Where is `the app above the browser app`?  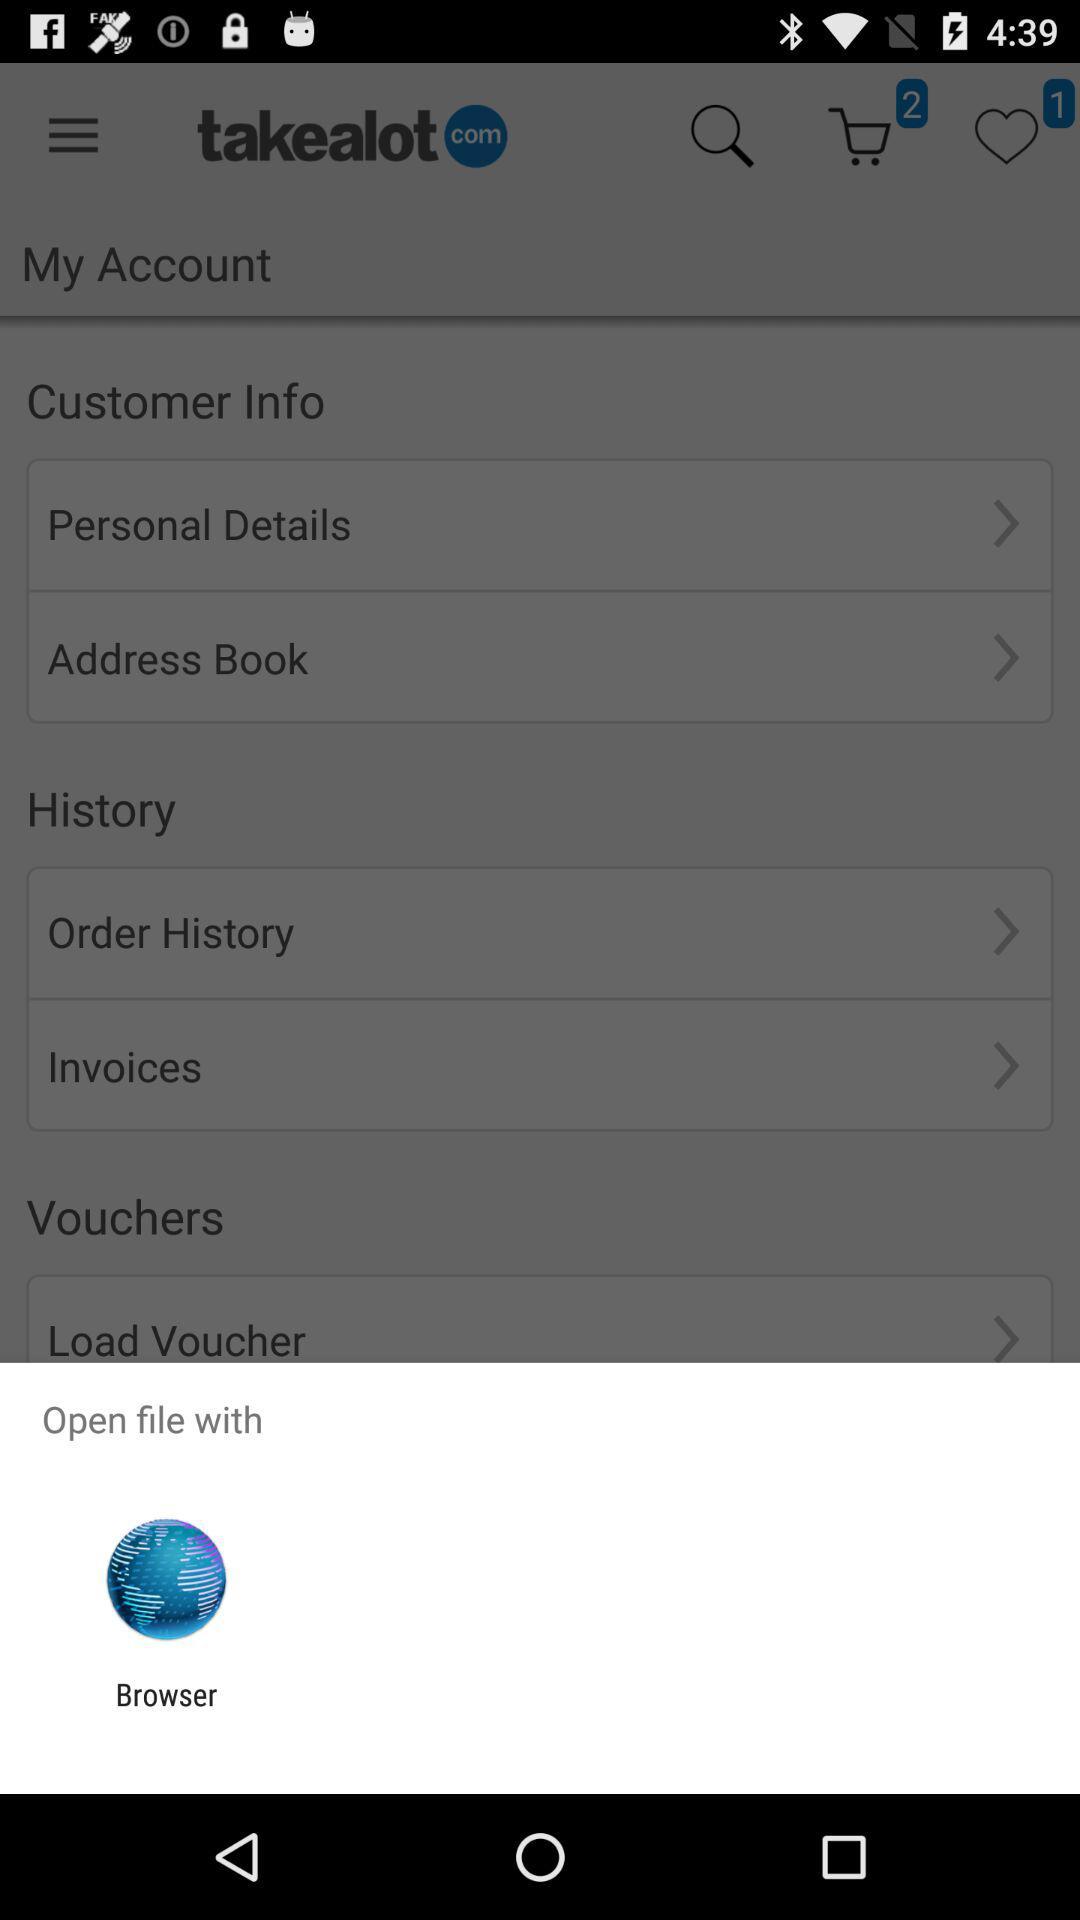
the app above the browser app is located at coordinates (165, 1579).